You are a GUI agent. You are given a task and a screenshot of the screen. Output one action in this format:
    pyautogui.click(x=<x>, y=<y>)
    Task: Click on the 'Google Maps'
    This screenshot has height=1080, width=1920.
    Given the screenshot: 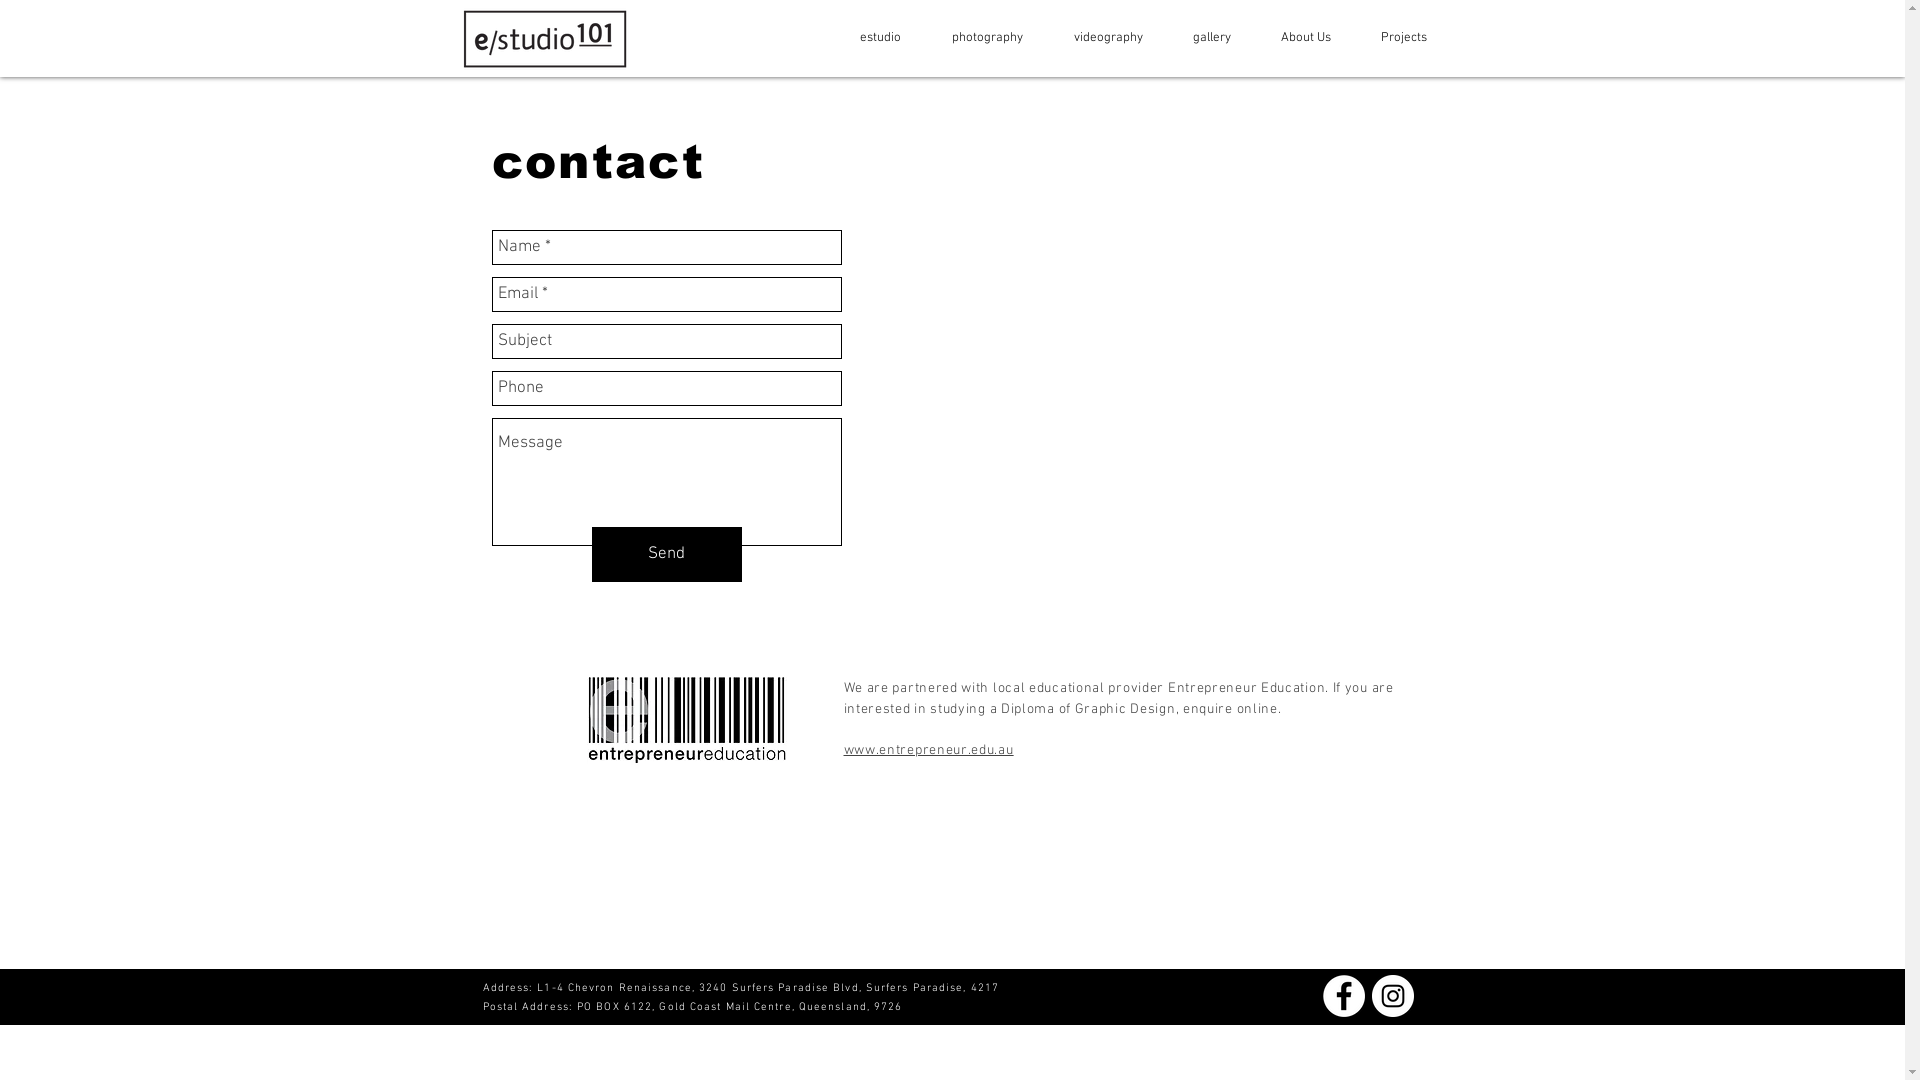 What is the action you would take?
    pyautogui.click(x=1136, y=392)
    